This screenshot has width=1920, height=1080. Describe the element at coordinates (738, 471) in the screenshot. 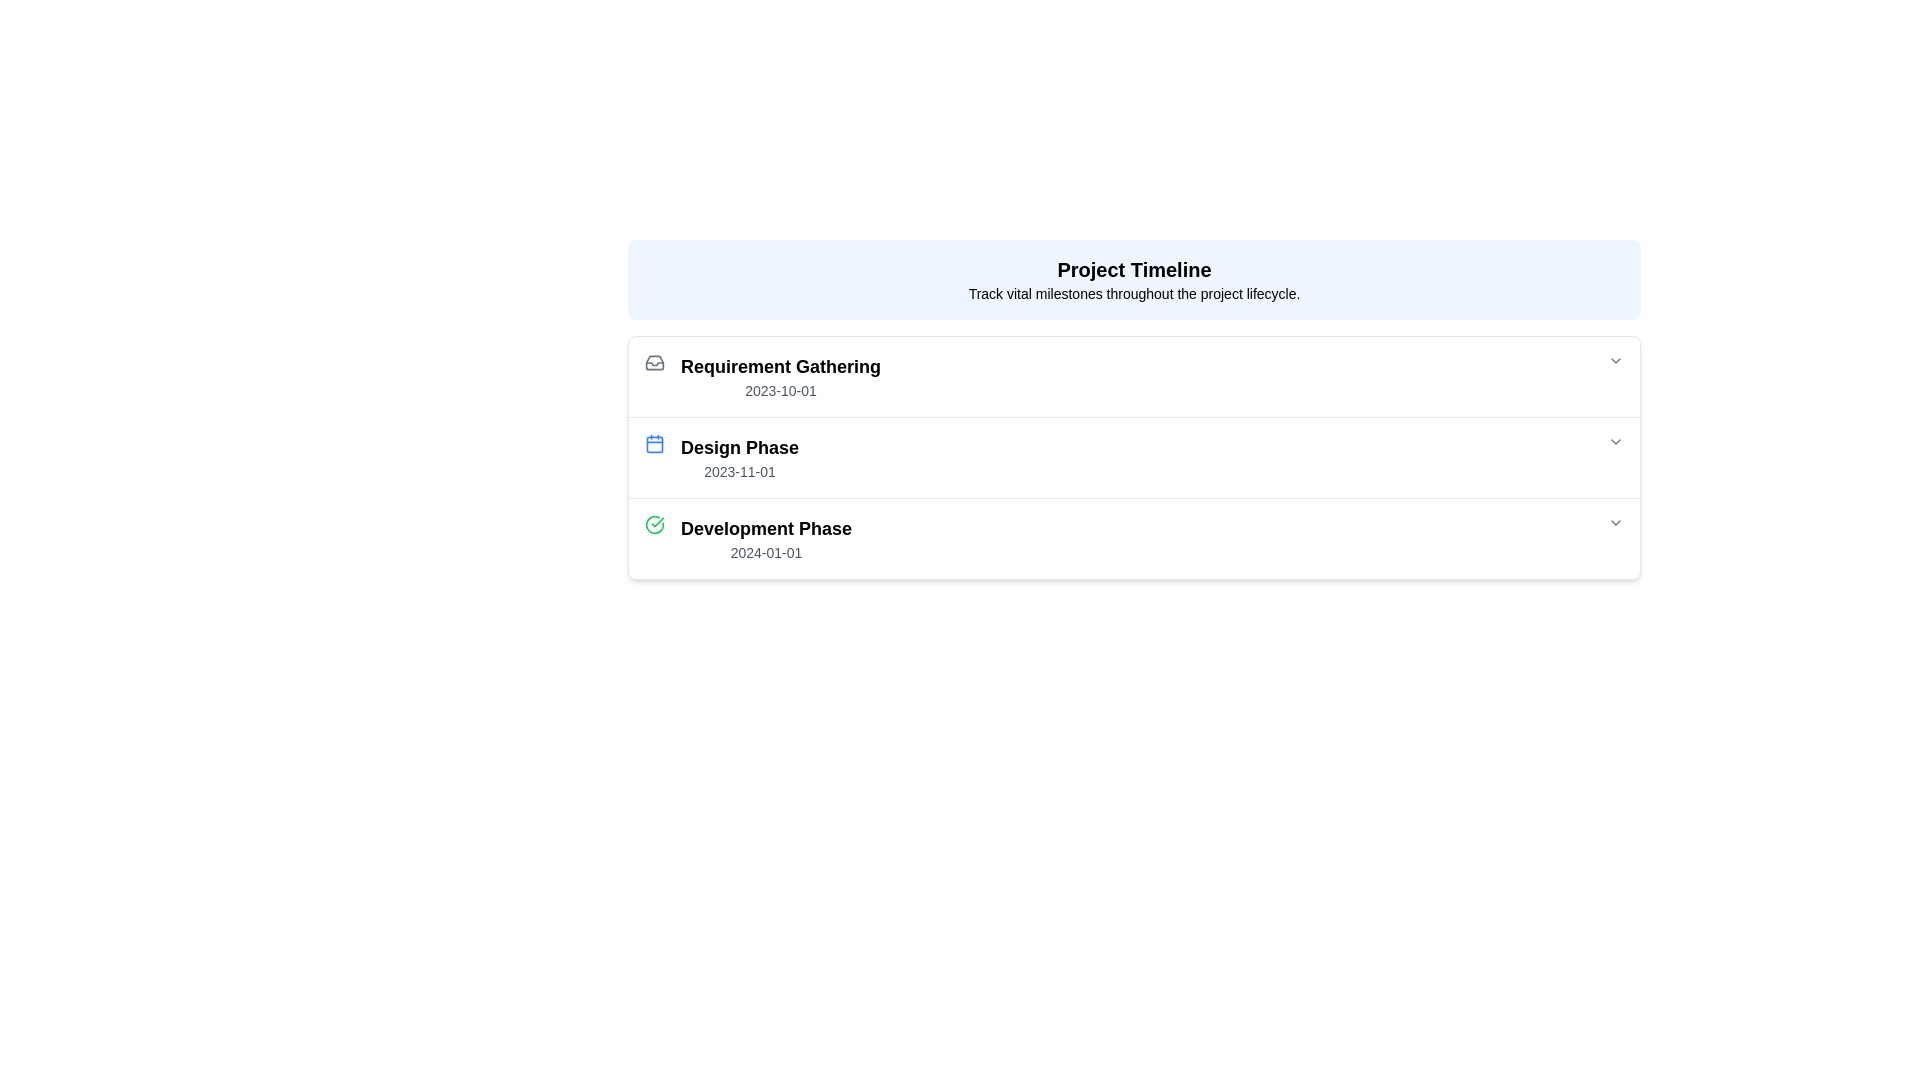

I see `the text label displaying the date '2023-11-01', which is located directly below the 'Design Phase' label in the second section of a vertical list` at that location.